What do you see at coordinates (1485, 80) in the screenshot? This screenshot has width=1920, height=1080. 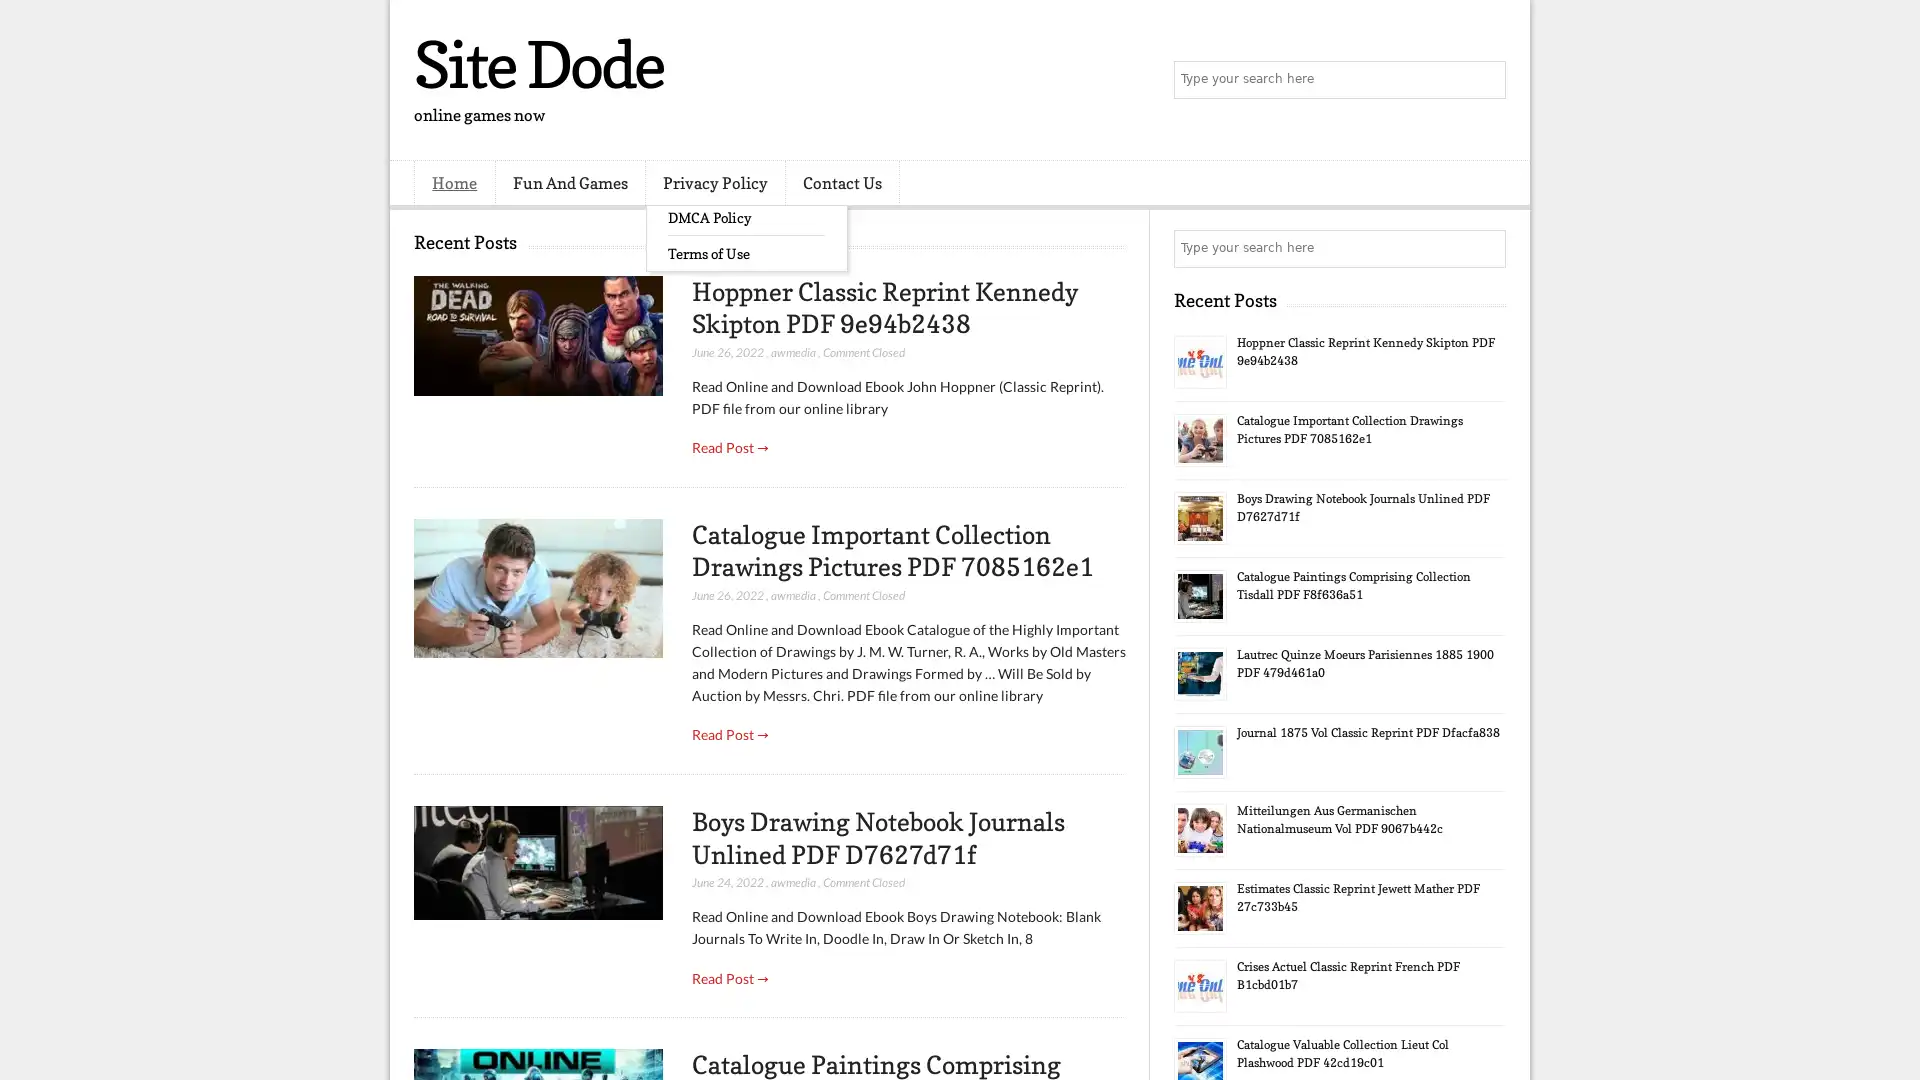 I see `Search` at bounding box center [1485, 80].